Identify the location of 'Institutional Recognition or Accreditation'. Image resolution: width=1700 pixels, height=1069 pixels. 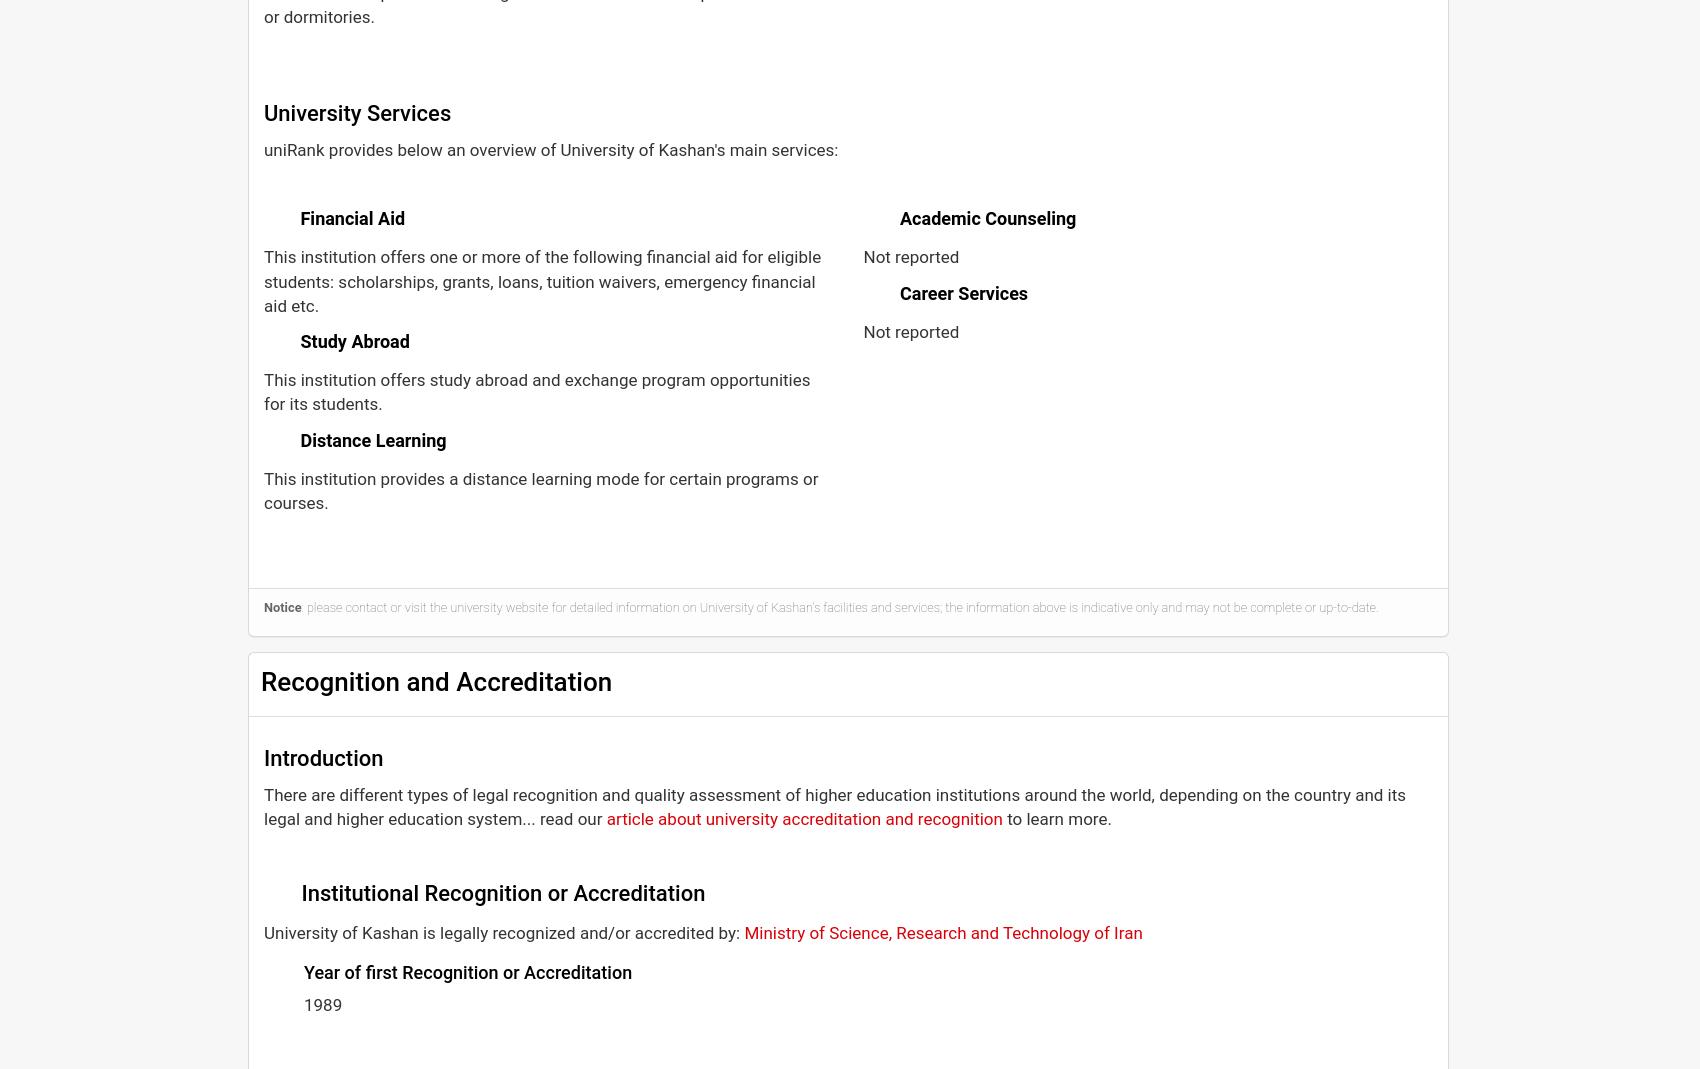
(500, 891).